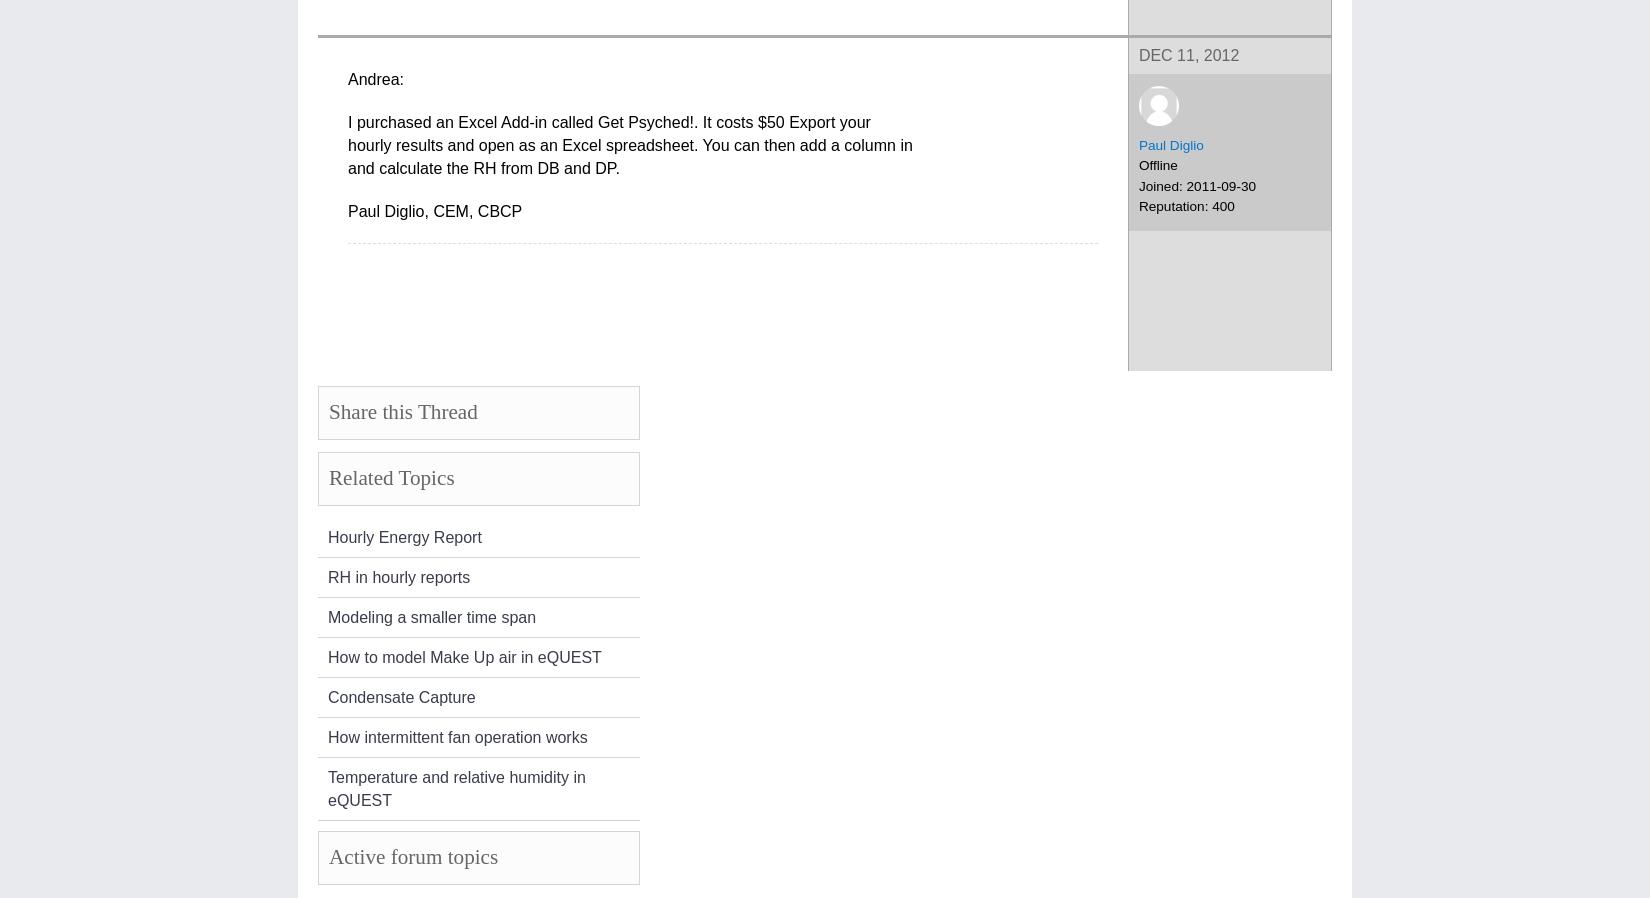  What do you see at coordinates (404, 535) in the screenshot?
I see `'Hourly Energy Report'` at bounding box center [404, 535].